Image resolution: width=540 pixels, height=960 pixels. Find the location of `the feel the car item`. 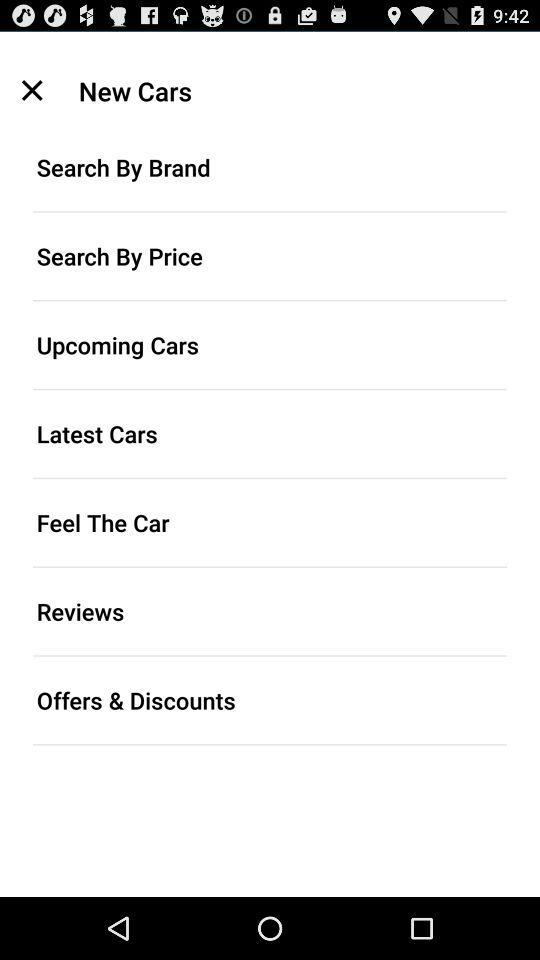

the feel the car item is located at coordinates (270, 521).